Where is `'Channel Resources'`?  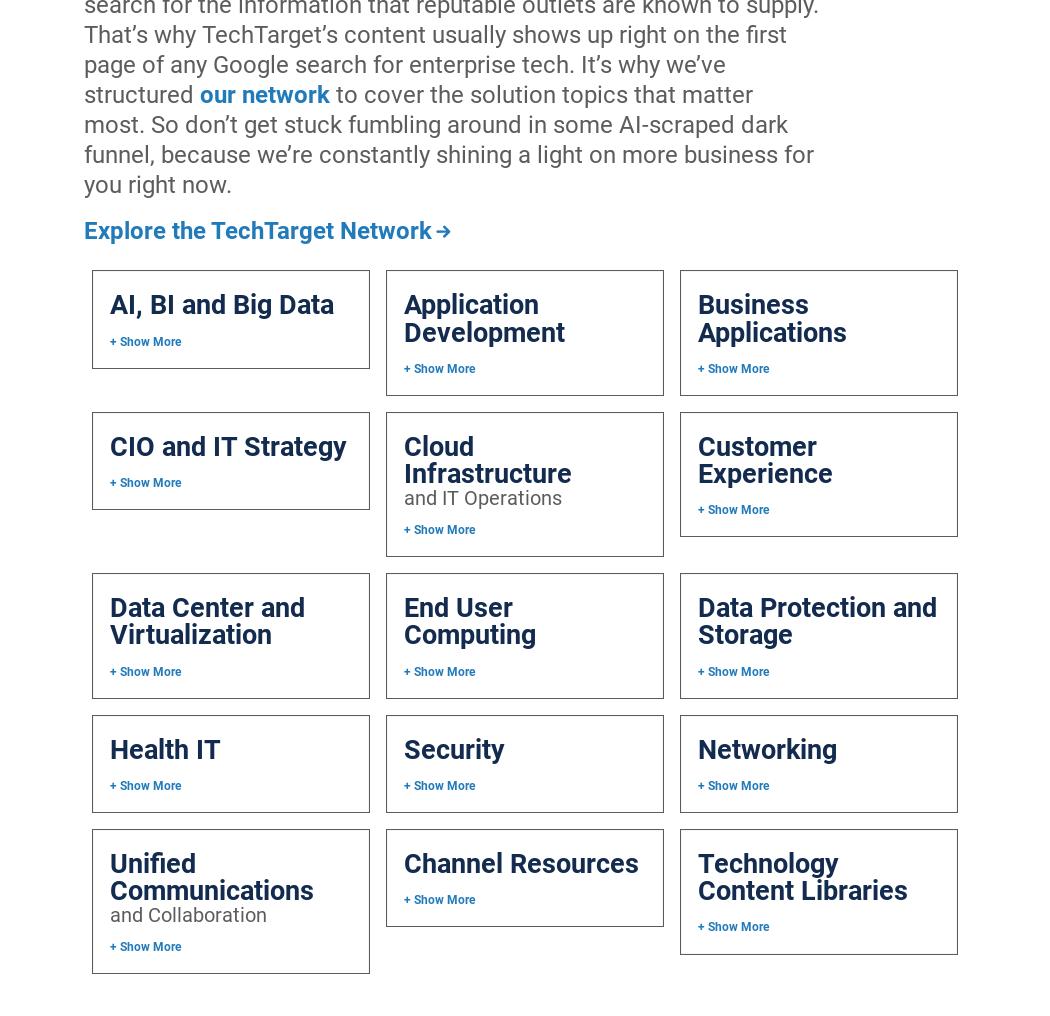
'Channel Resources' is located at coordinates (519, 862).